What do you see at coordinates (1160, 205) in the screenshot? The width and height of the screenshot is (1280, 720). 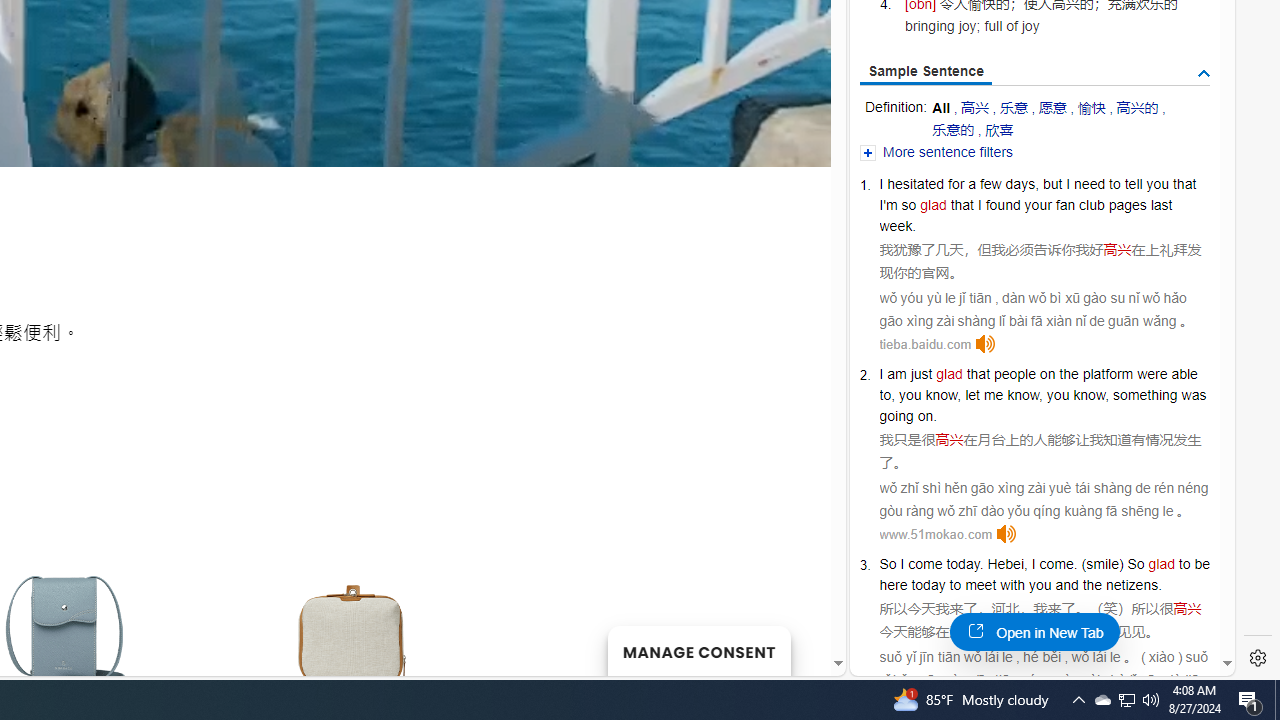 I see `'last'` at bounding box center [1160, 205].